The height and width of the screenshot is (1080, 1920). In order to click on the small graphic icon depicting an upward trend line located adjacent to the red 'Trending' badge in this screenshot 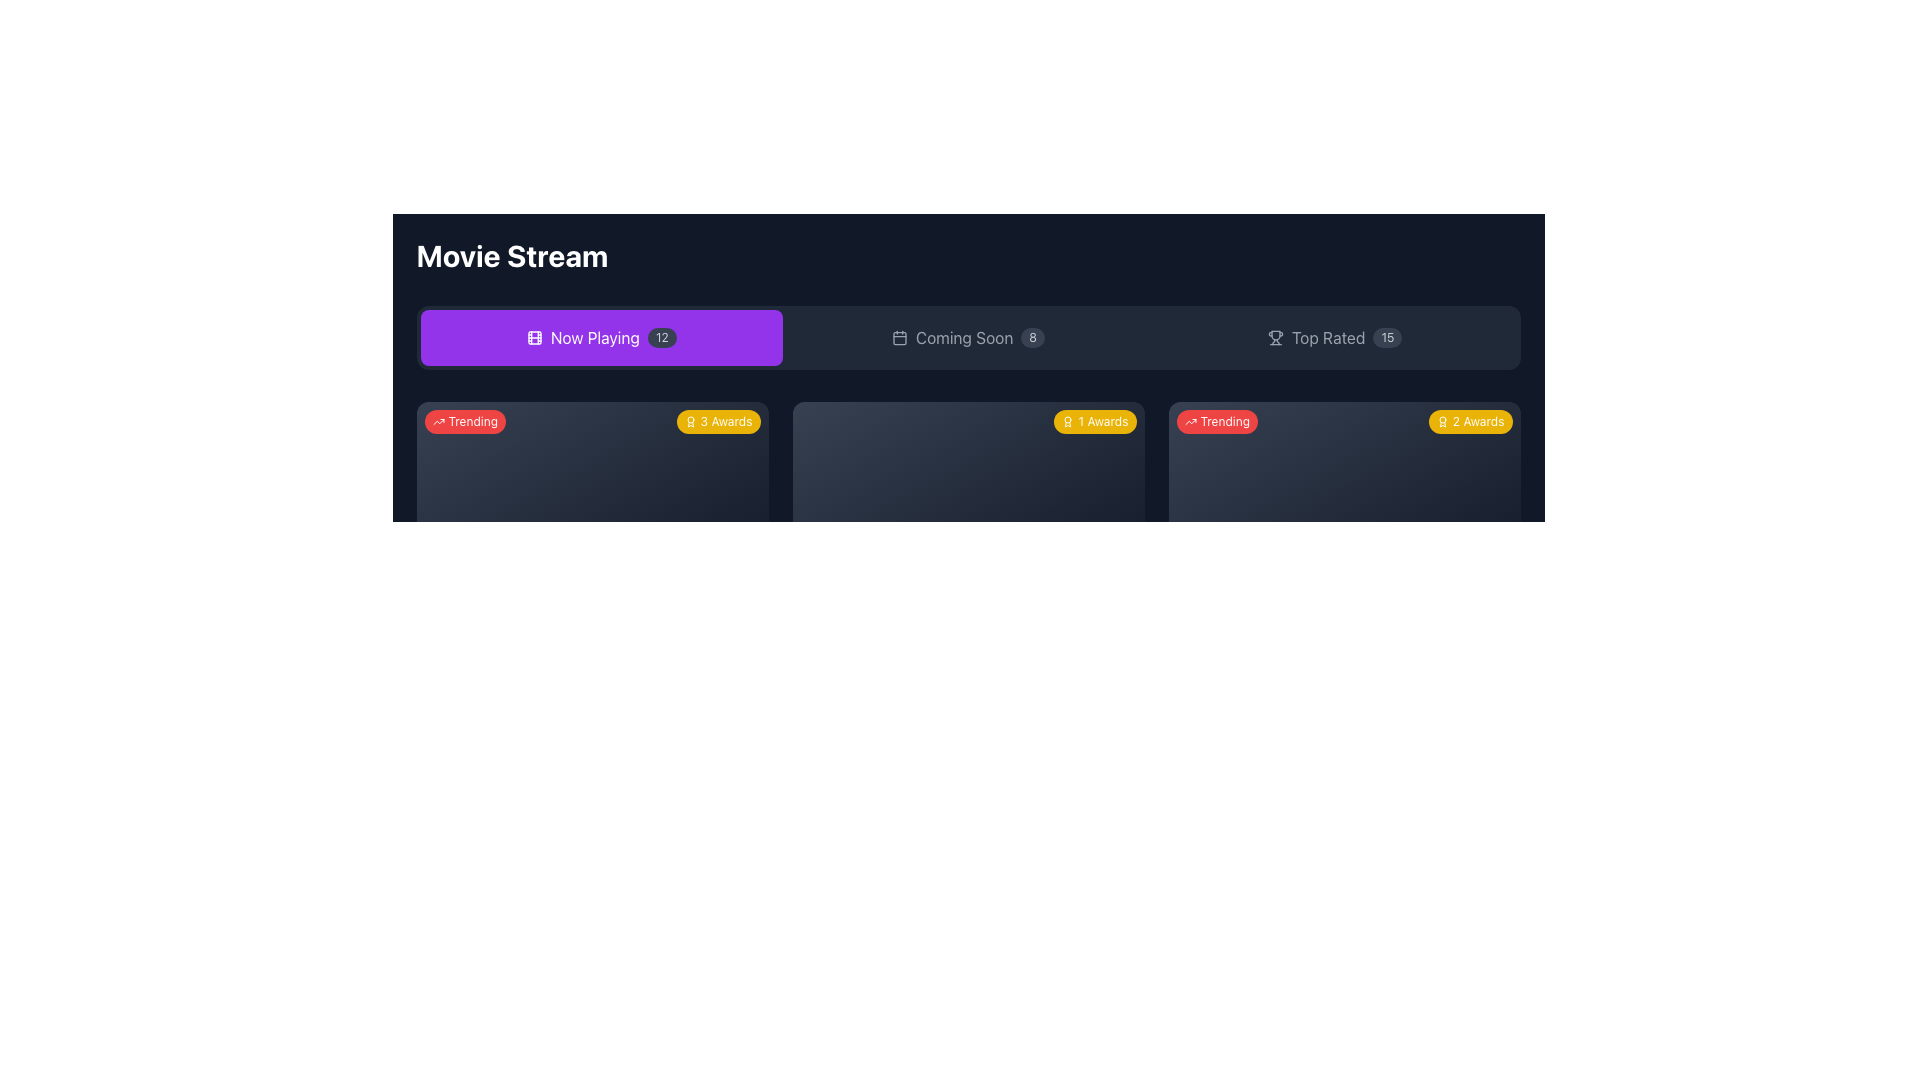, I will do `click(1190, 420)`.